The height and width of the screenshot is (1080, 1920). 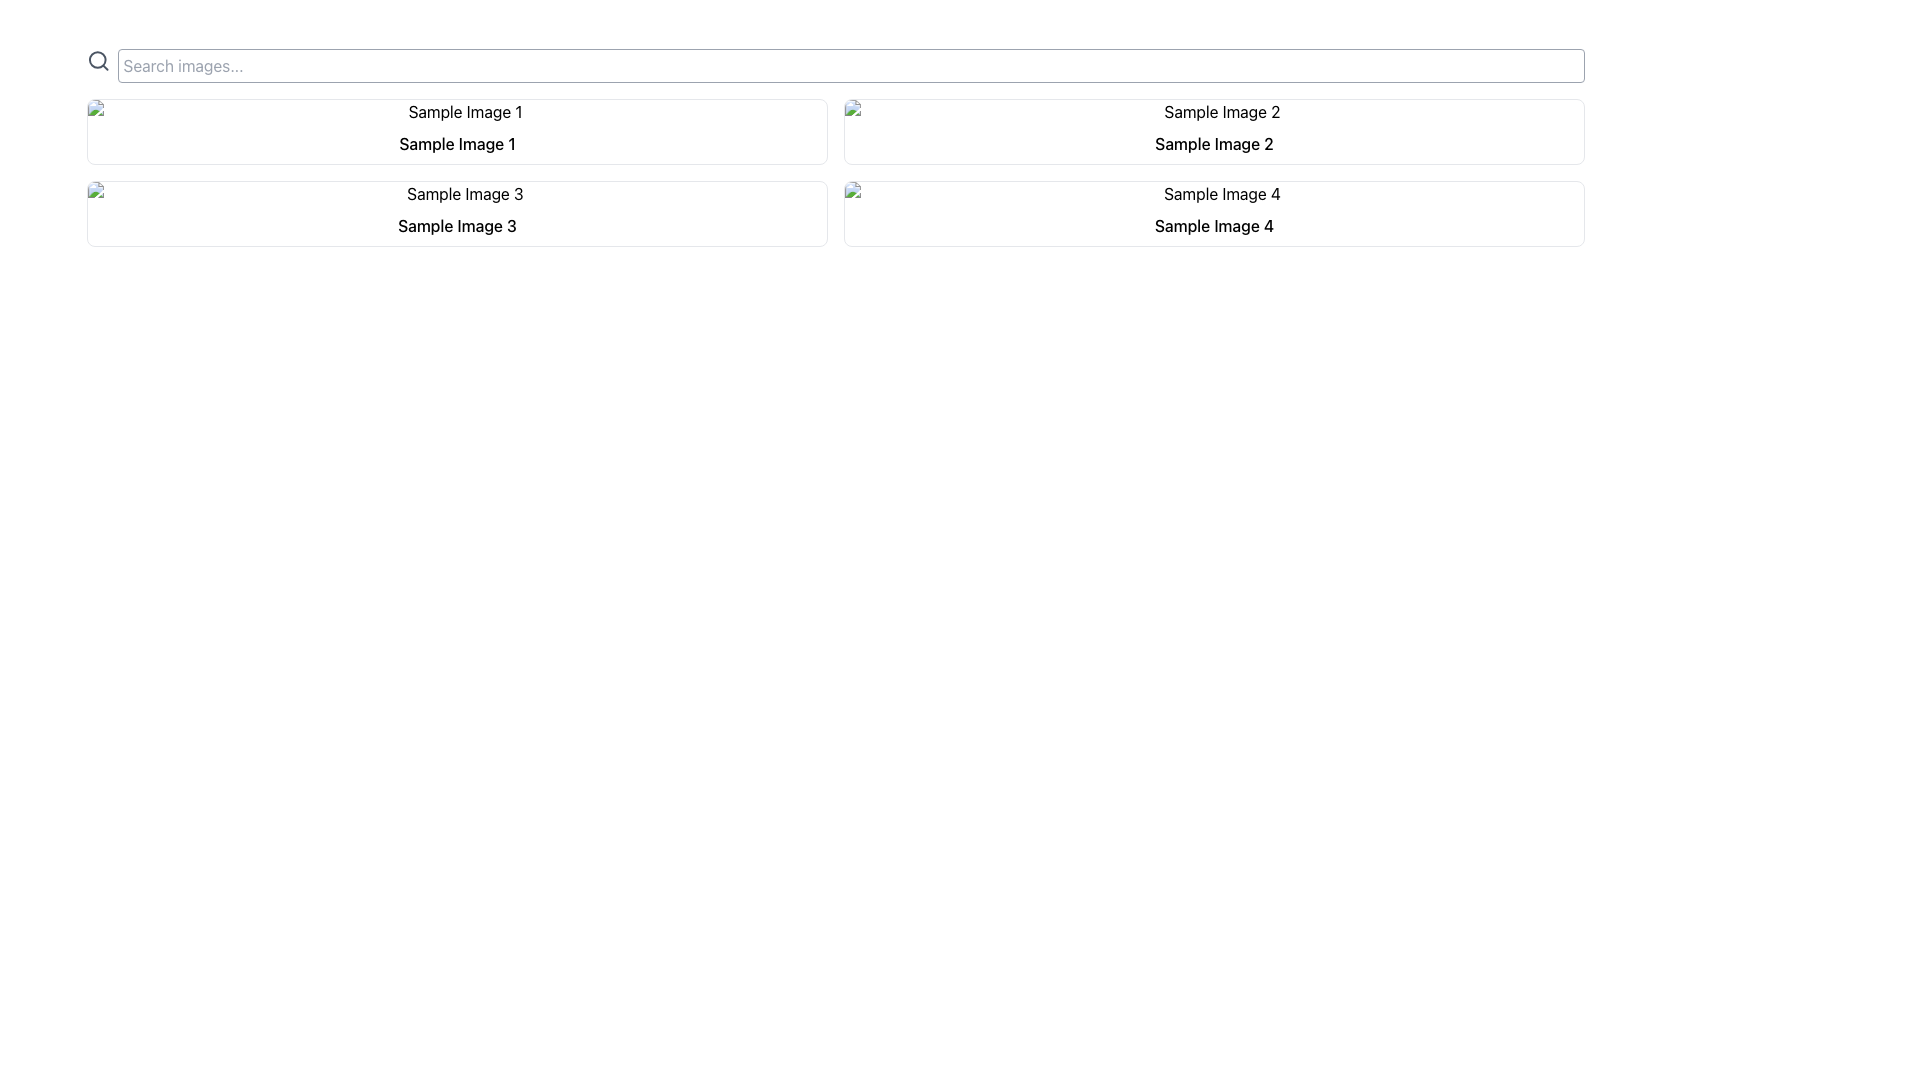 I want to click on the image placeholder located in the second card of the grid layout, which is labeled 'Sample Image 3', so click(x=456, y=193).